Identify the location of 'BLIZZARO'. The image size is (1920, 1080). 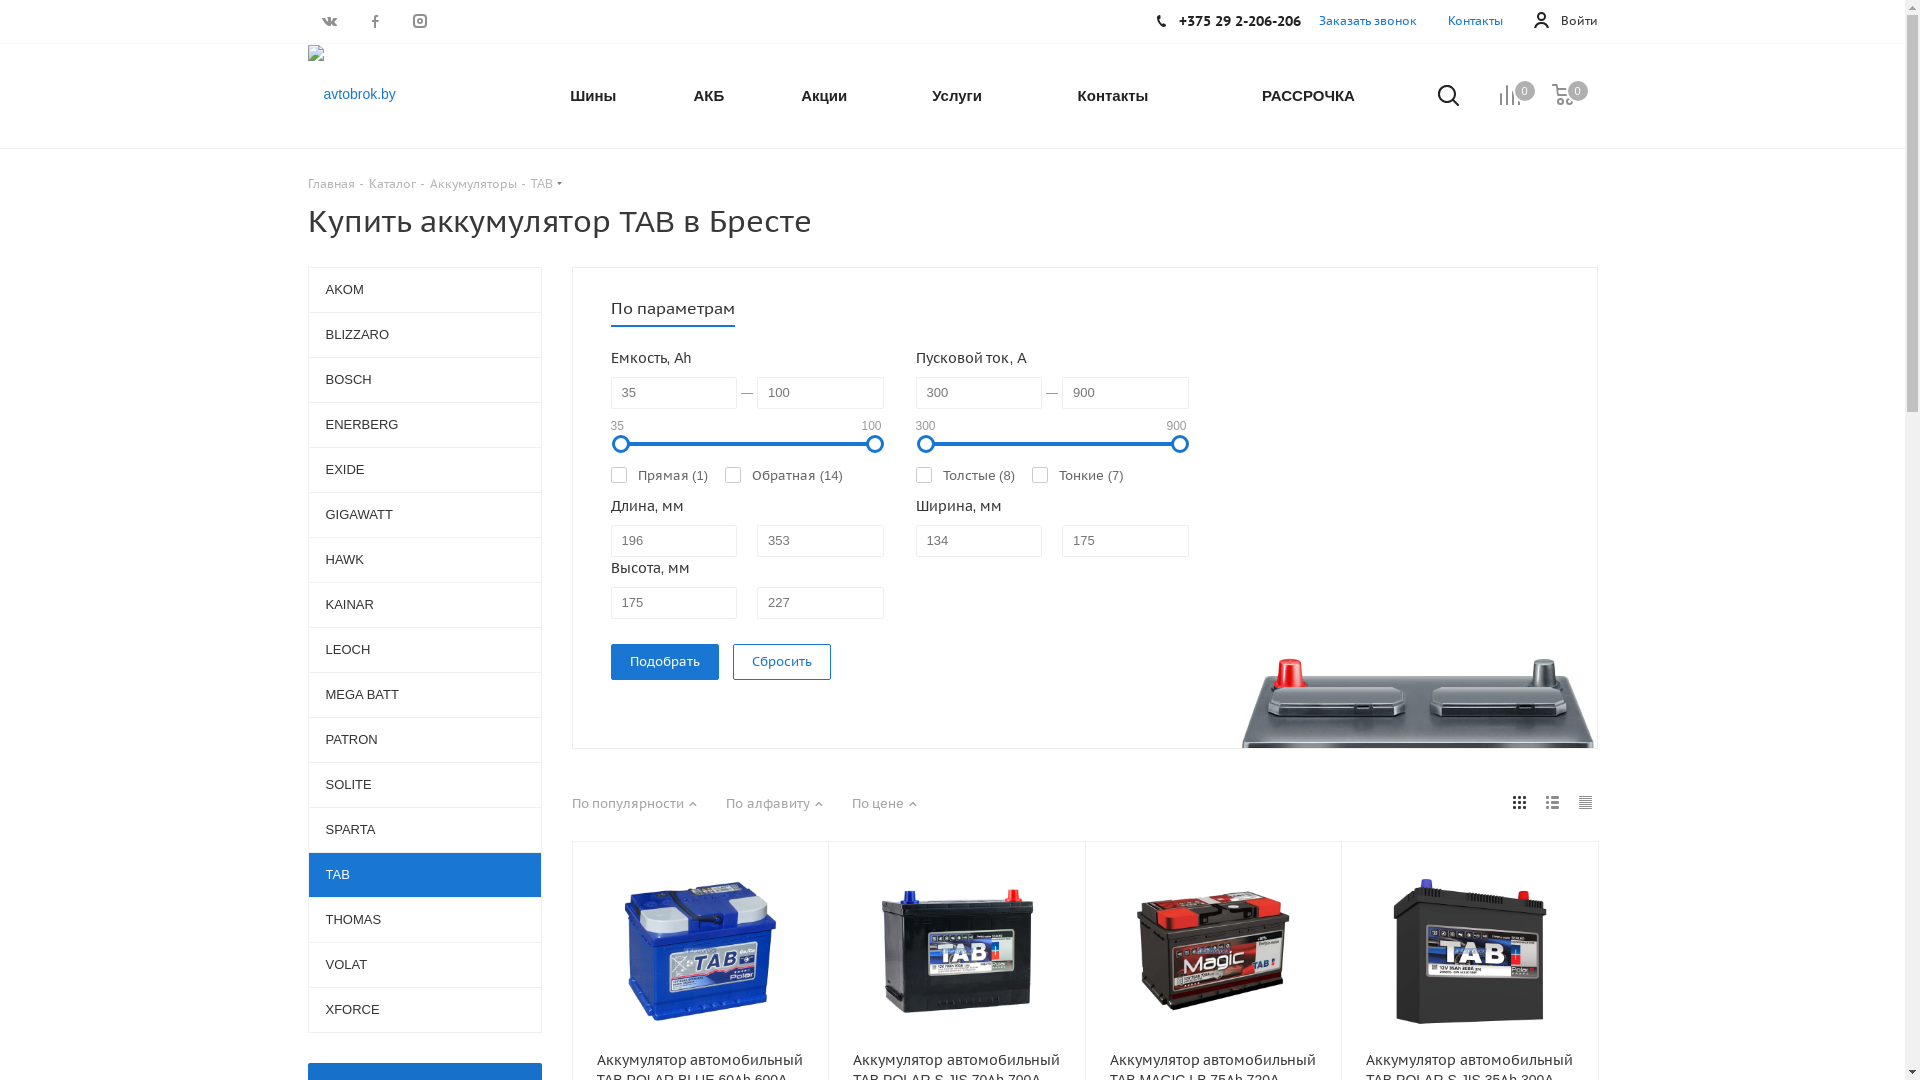
(424, 333).